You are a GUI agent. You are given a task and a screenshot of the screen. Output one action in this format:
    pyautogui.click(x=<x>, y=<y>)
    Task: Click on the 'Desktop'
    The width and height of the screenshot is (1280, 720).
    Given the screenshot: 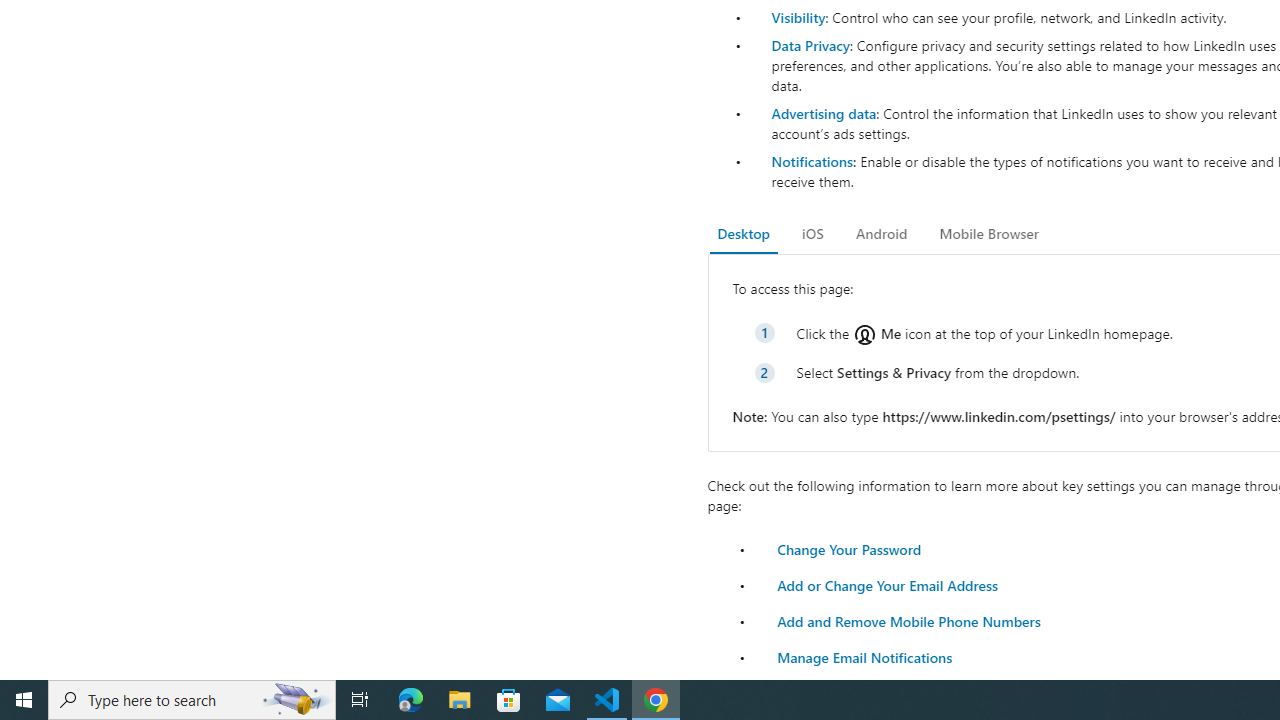 What is the action you would take?
    pyautogui.click(x=743, y=233)
    